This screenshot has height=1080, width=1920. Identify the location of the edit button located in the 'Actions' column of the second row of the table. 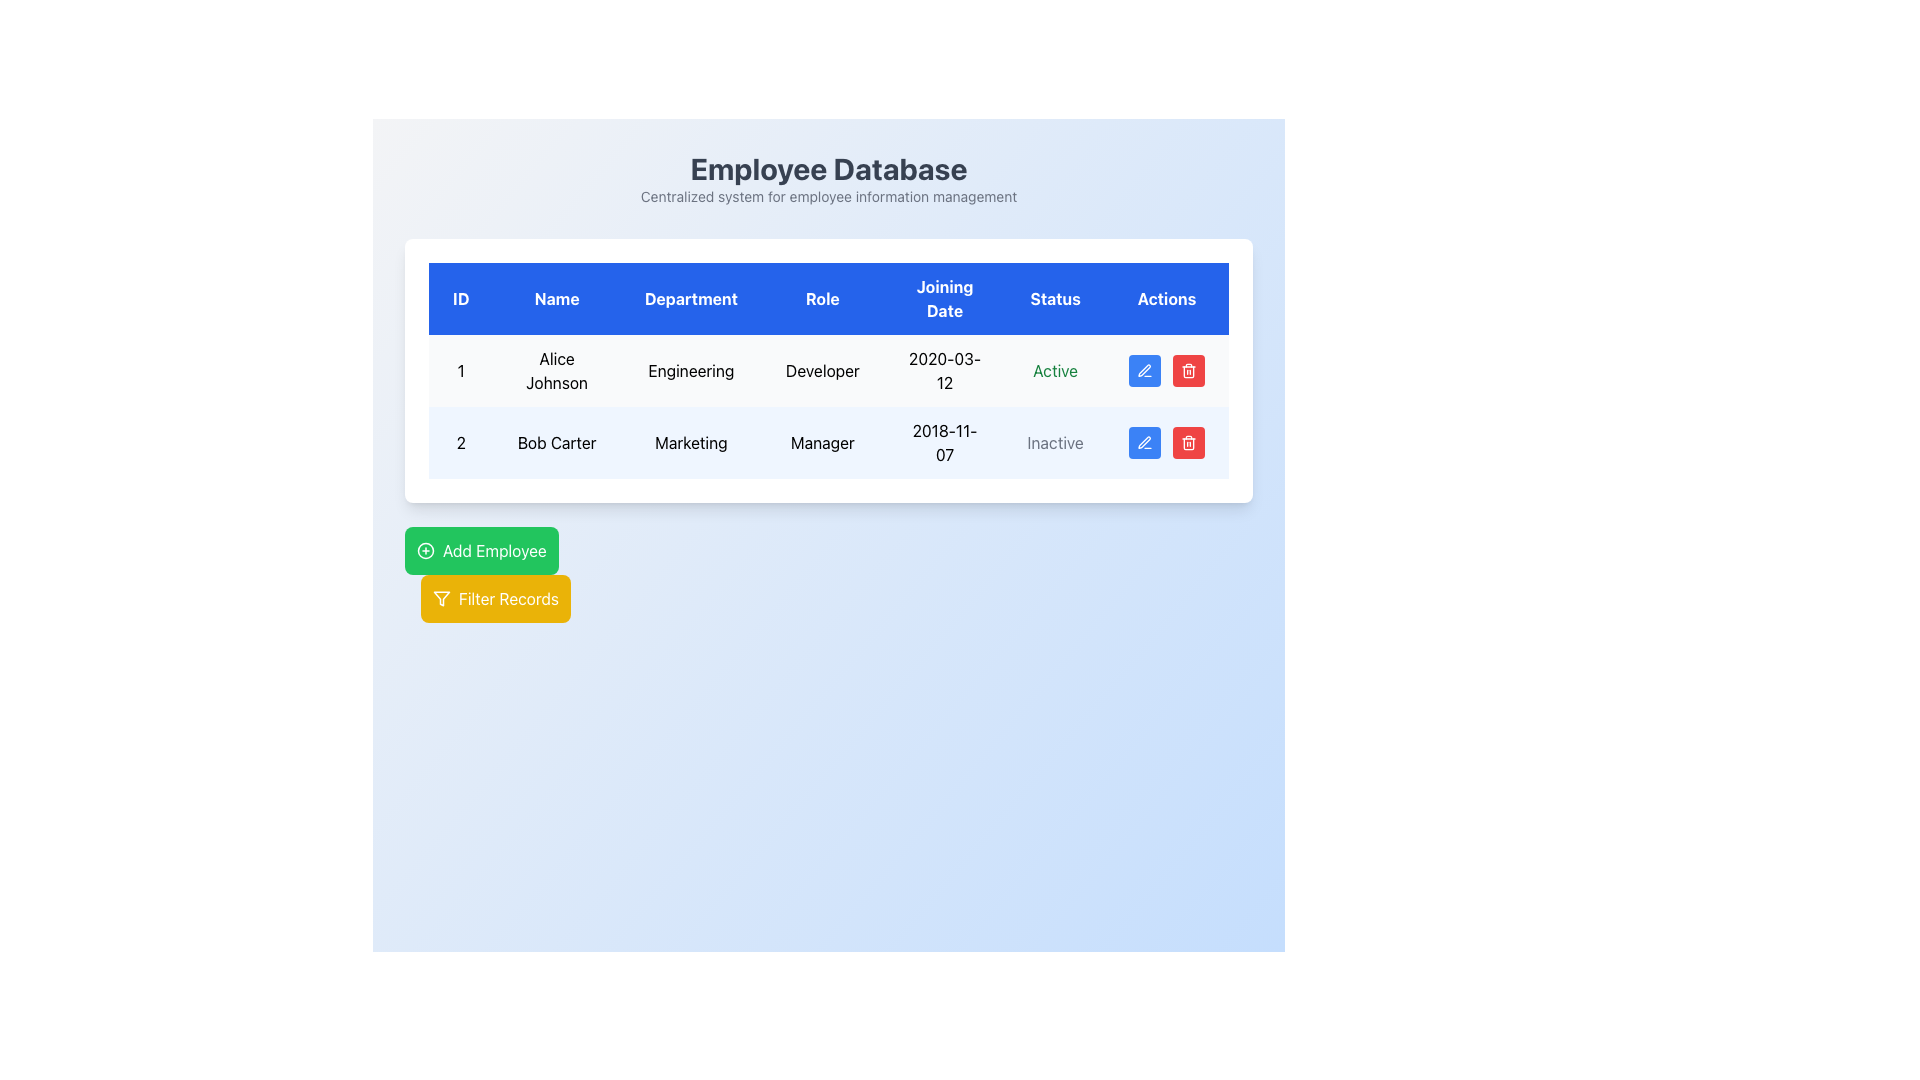
(1144, 442).